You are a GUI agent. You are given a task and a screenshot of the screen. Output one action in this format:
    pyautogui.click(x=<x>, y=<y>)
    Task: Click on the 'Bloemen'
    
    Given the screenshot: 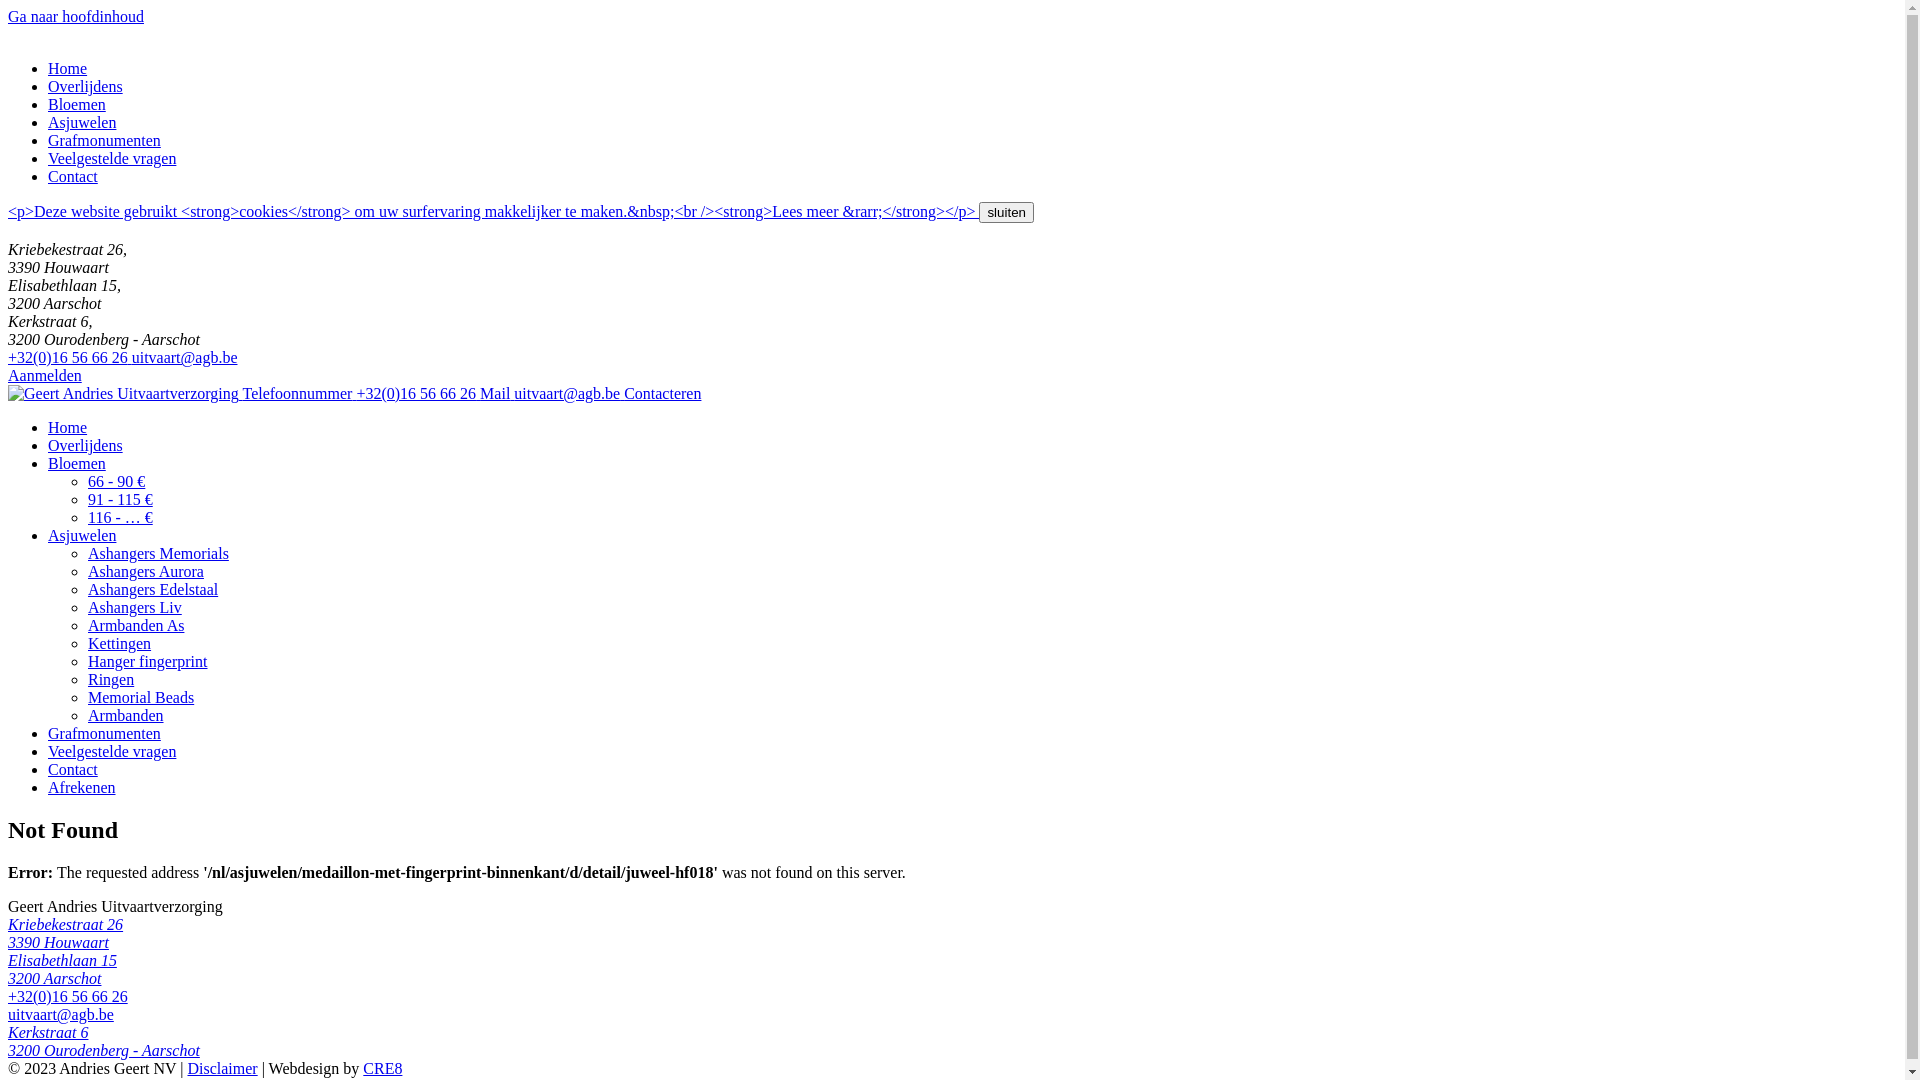 What is the action you would take?
    pyautogui.click(x=76, y=104)
    